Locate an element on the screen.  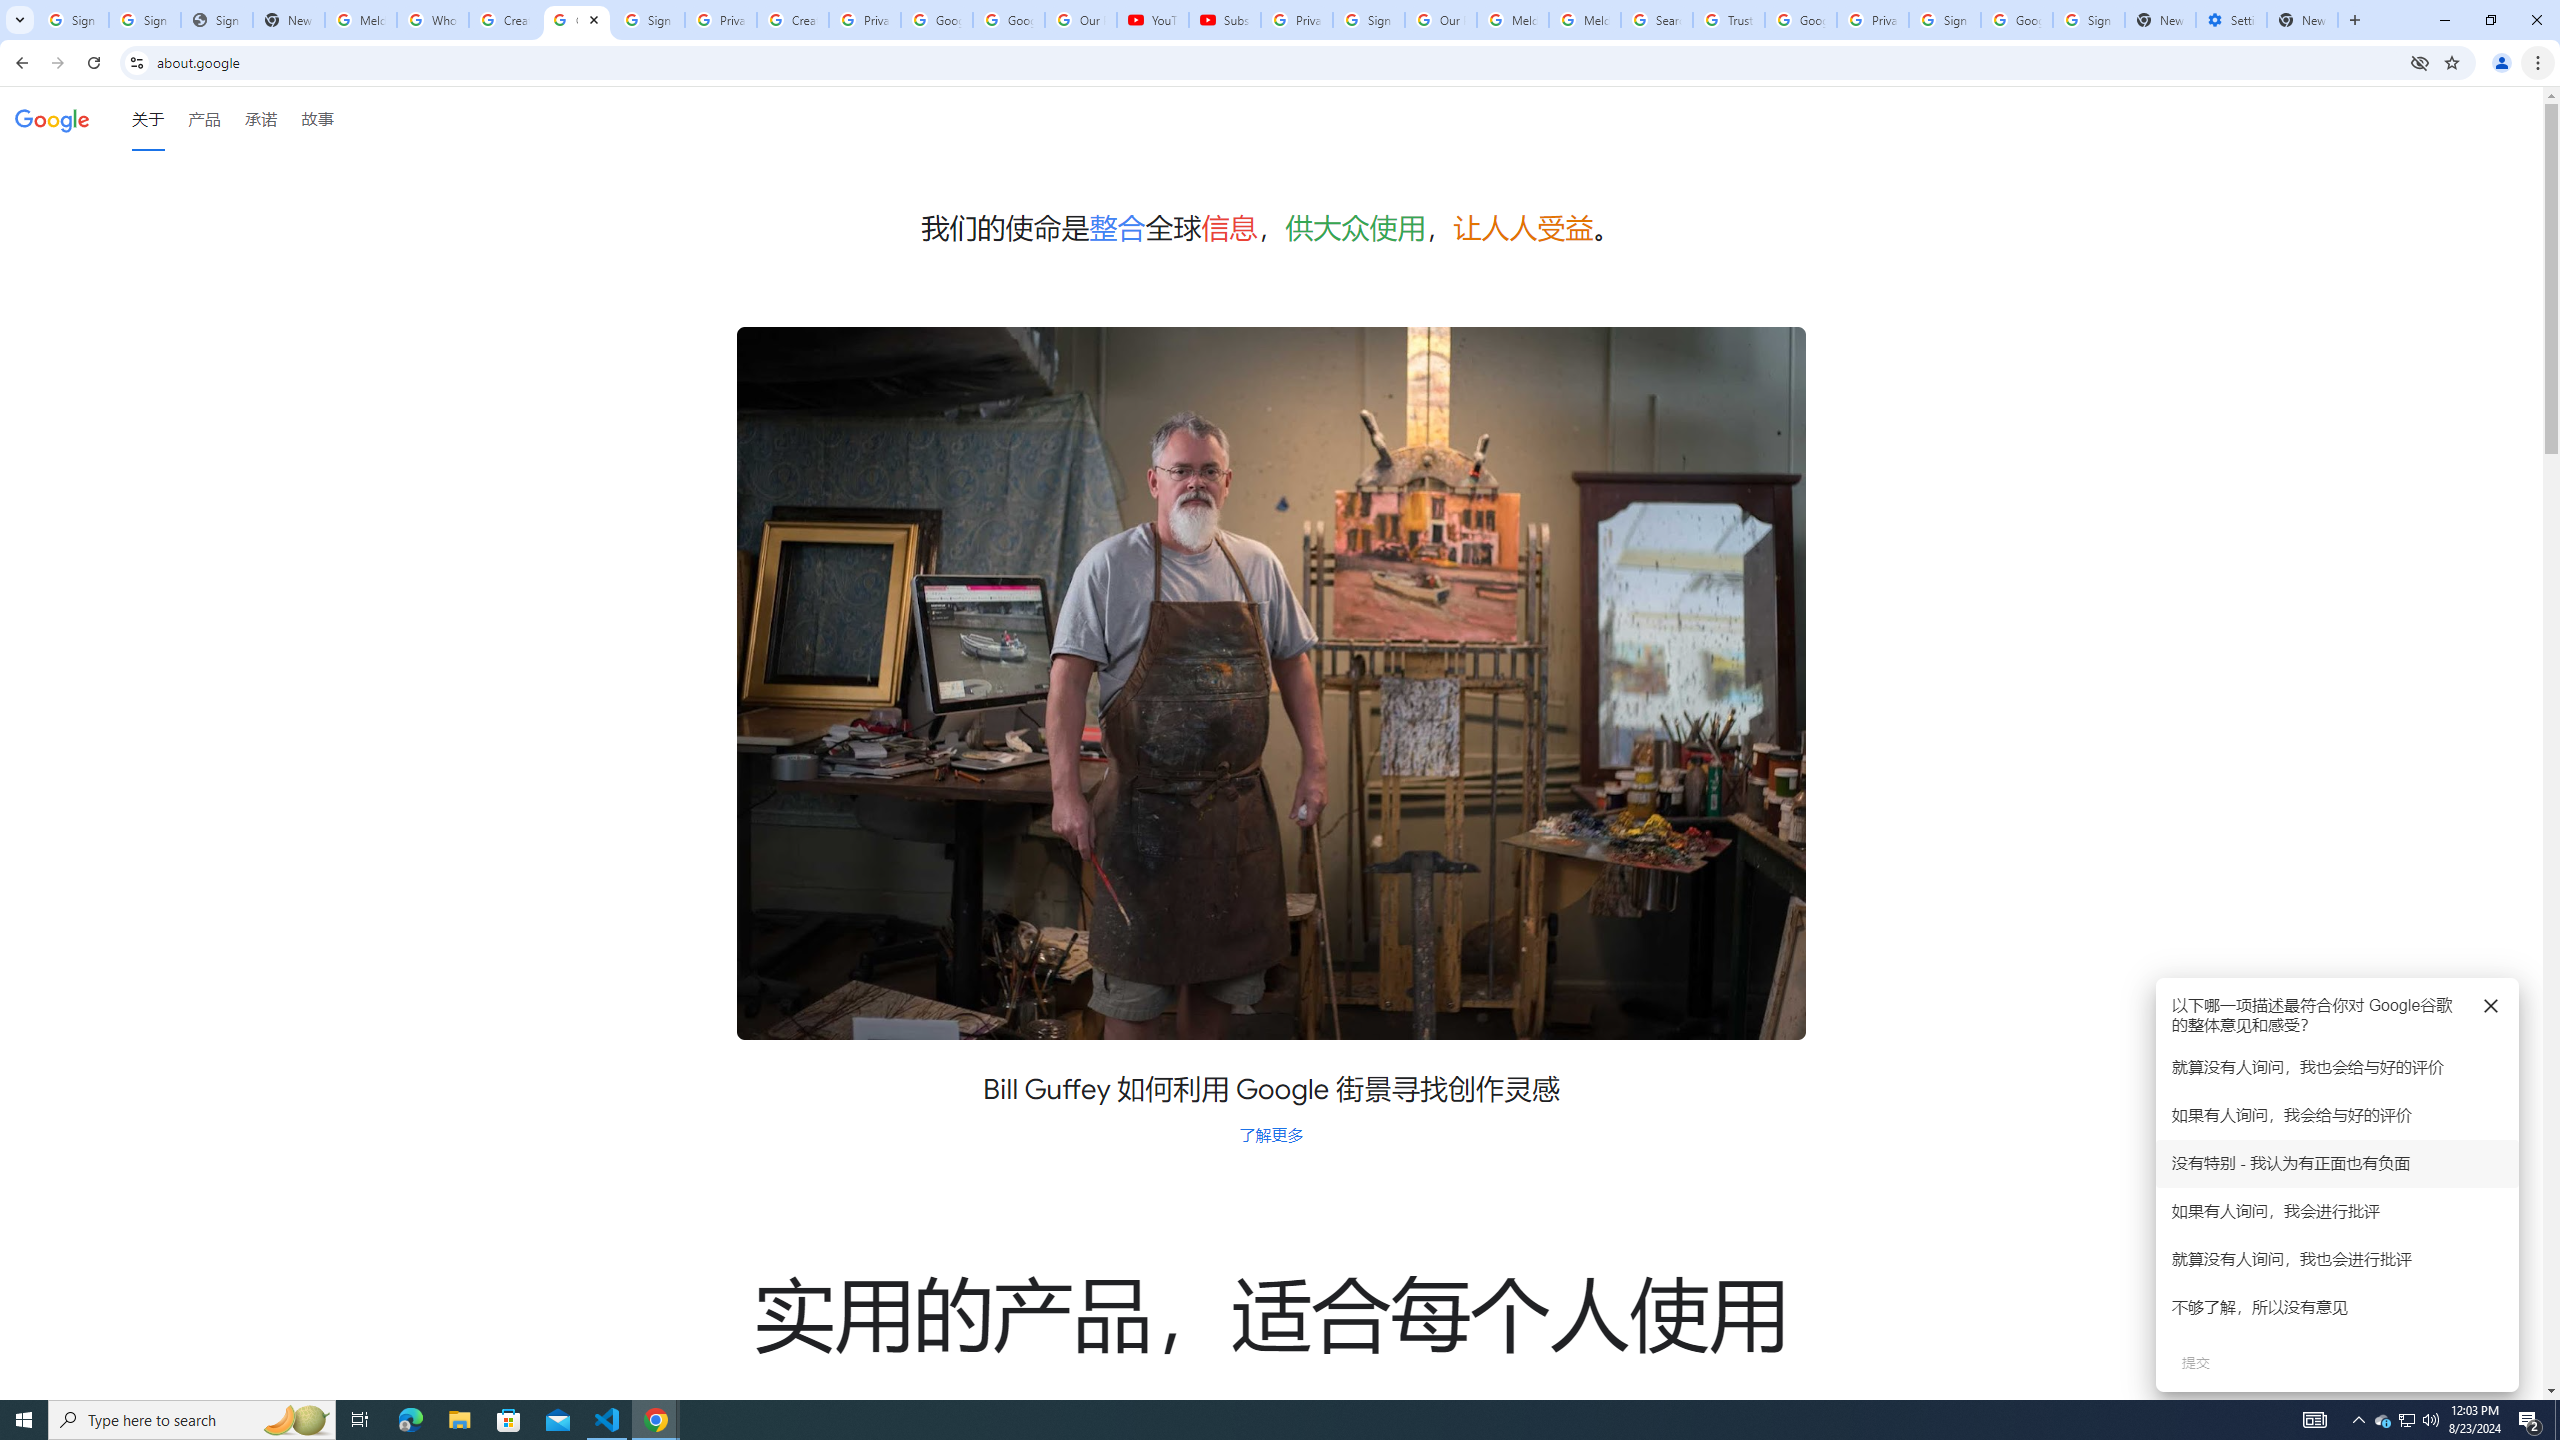
'Sign In - USA TODAY' is located at coordinates (216, 19).